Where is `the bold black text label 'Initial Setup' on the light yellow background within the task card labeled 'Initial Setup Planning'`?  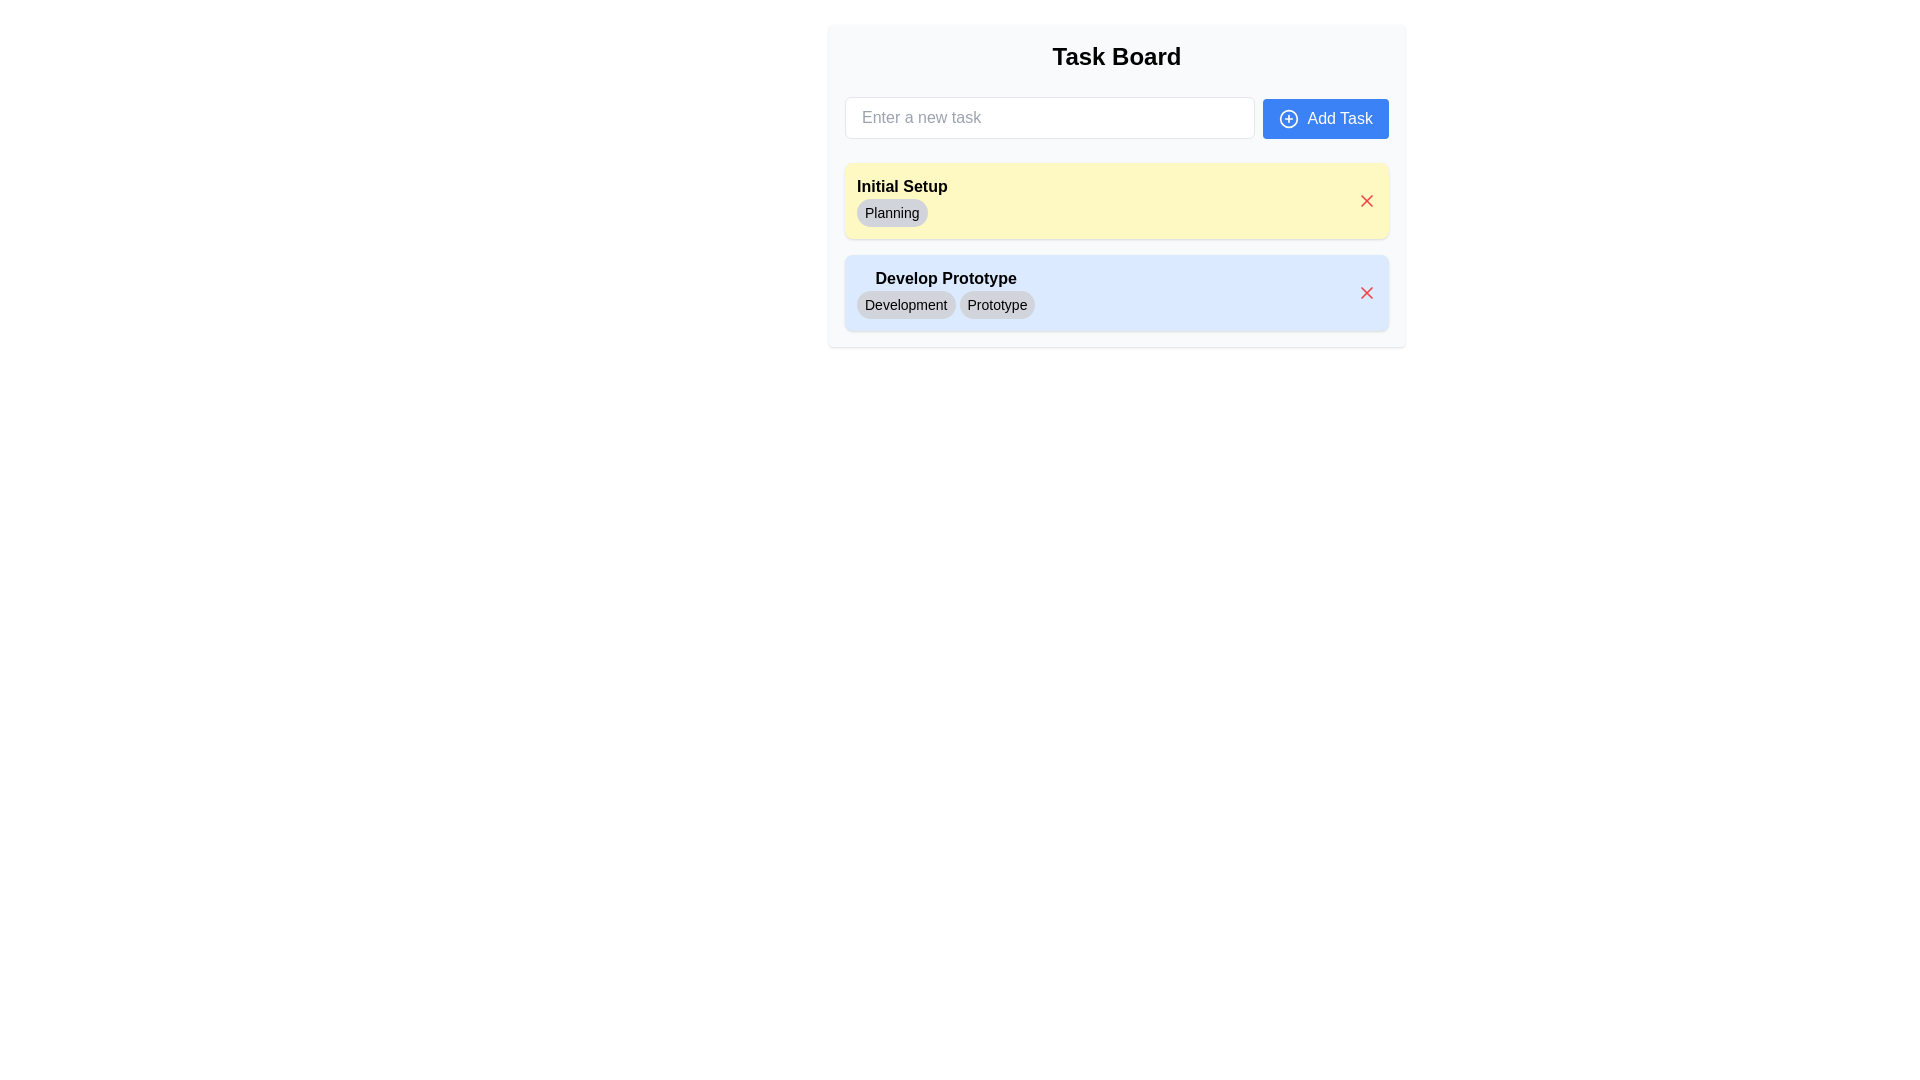
the bold black text label 'Initial Setup' on the light yellow background within the task card labeled 'Initial Setup Planning' is located at coordinates (901, 186).